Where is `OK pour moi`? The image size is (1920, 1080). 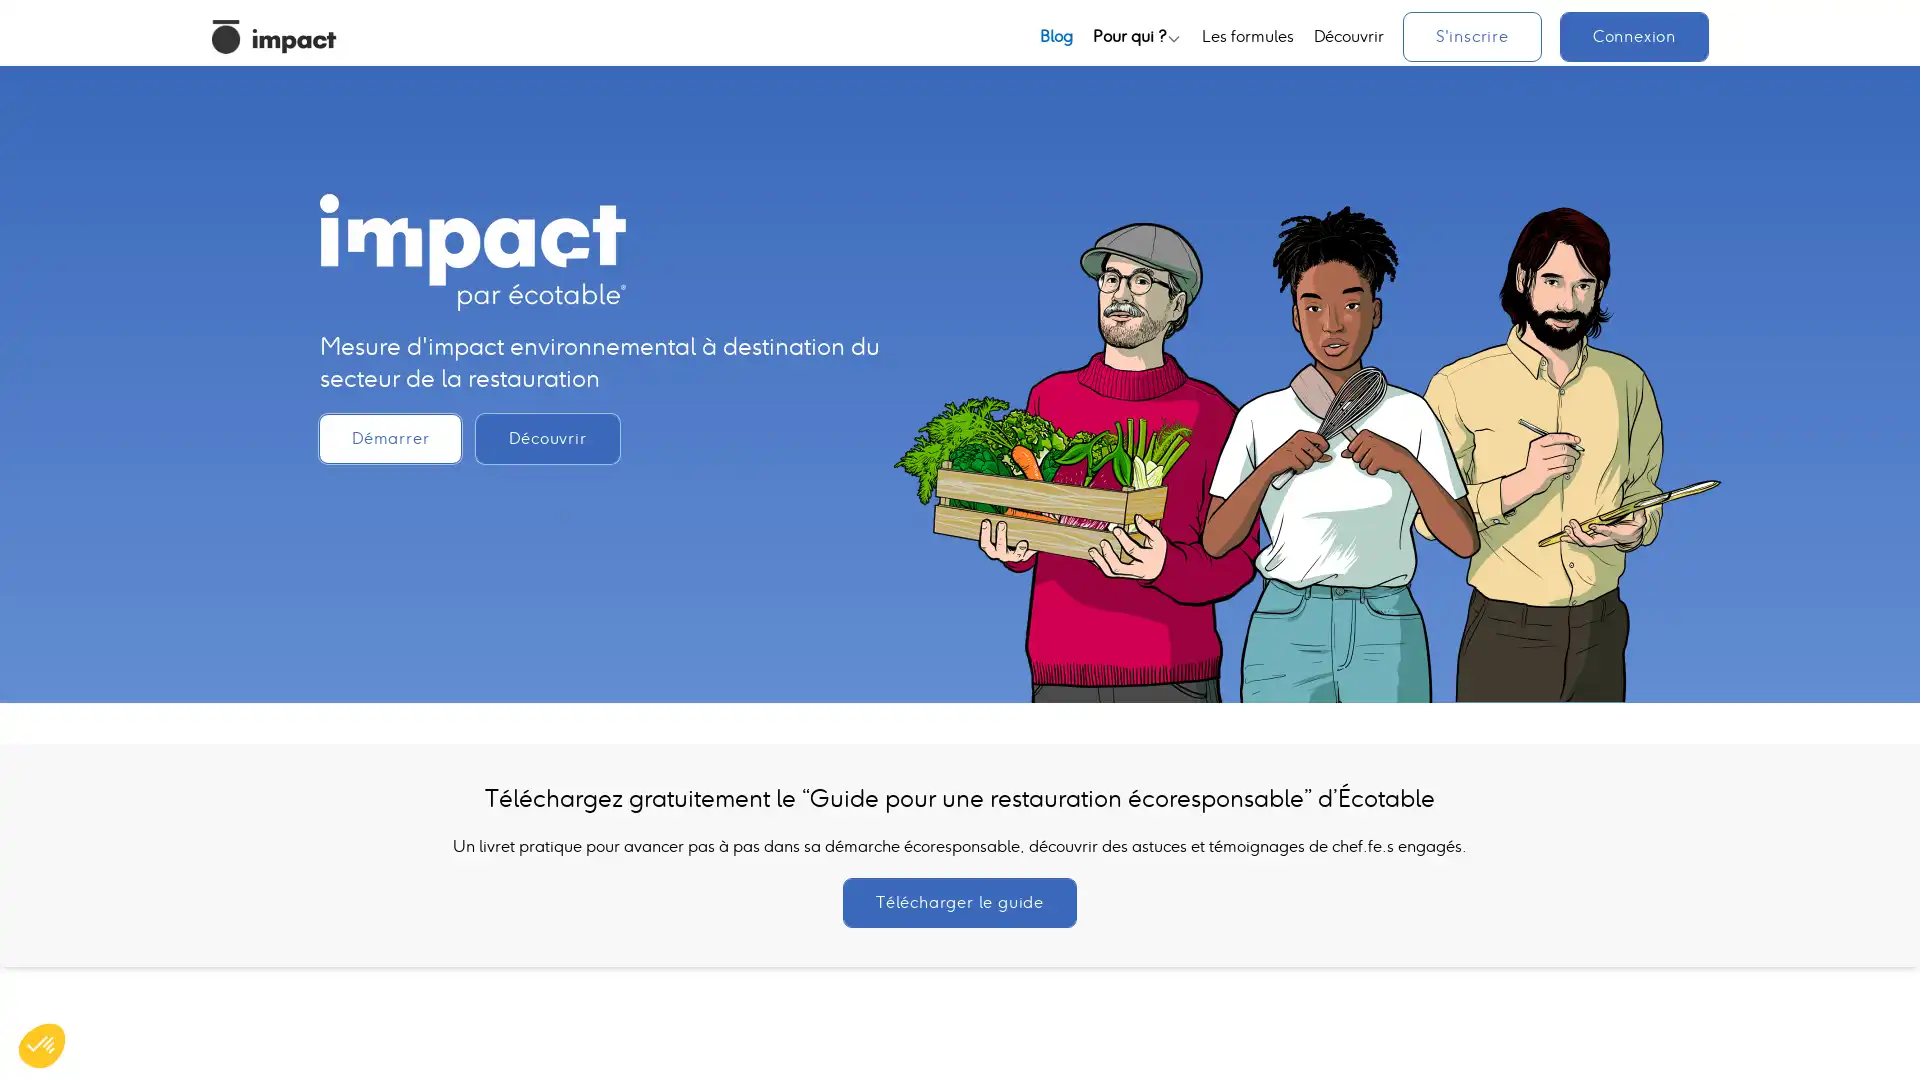 OK pour moi is located at coordinates (369, 978).